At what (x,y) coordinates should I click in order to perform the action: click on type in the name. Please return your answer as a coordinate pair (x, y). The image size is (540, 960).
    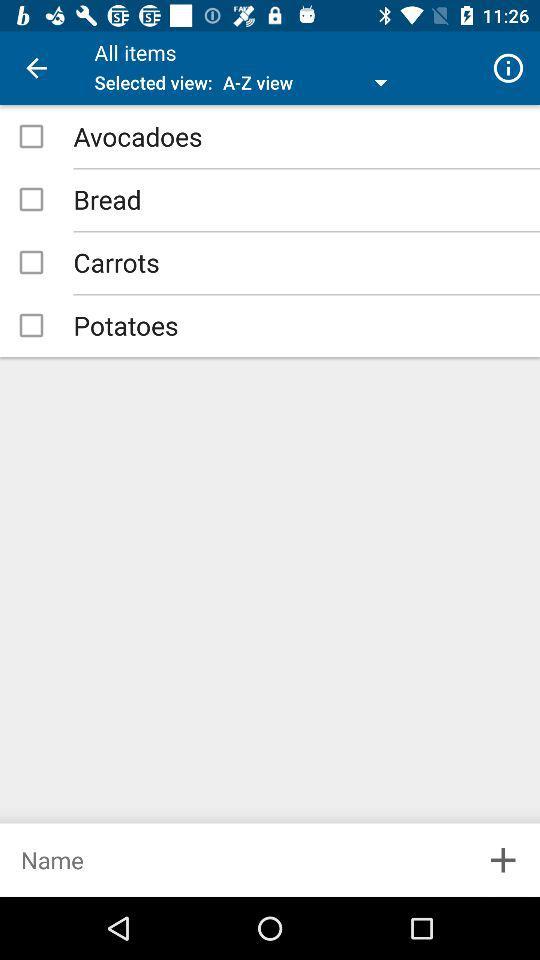
    Looking at the image, I should click on (232, 859).